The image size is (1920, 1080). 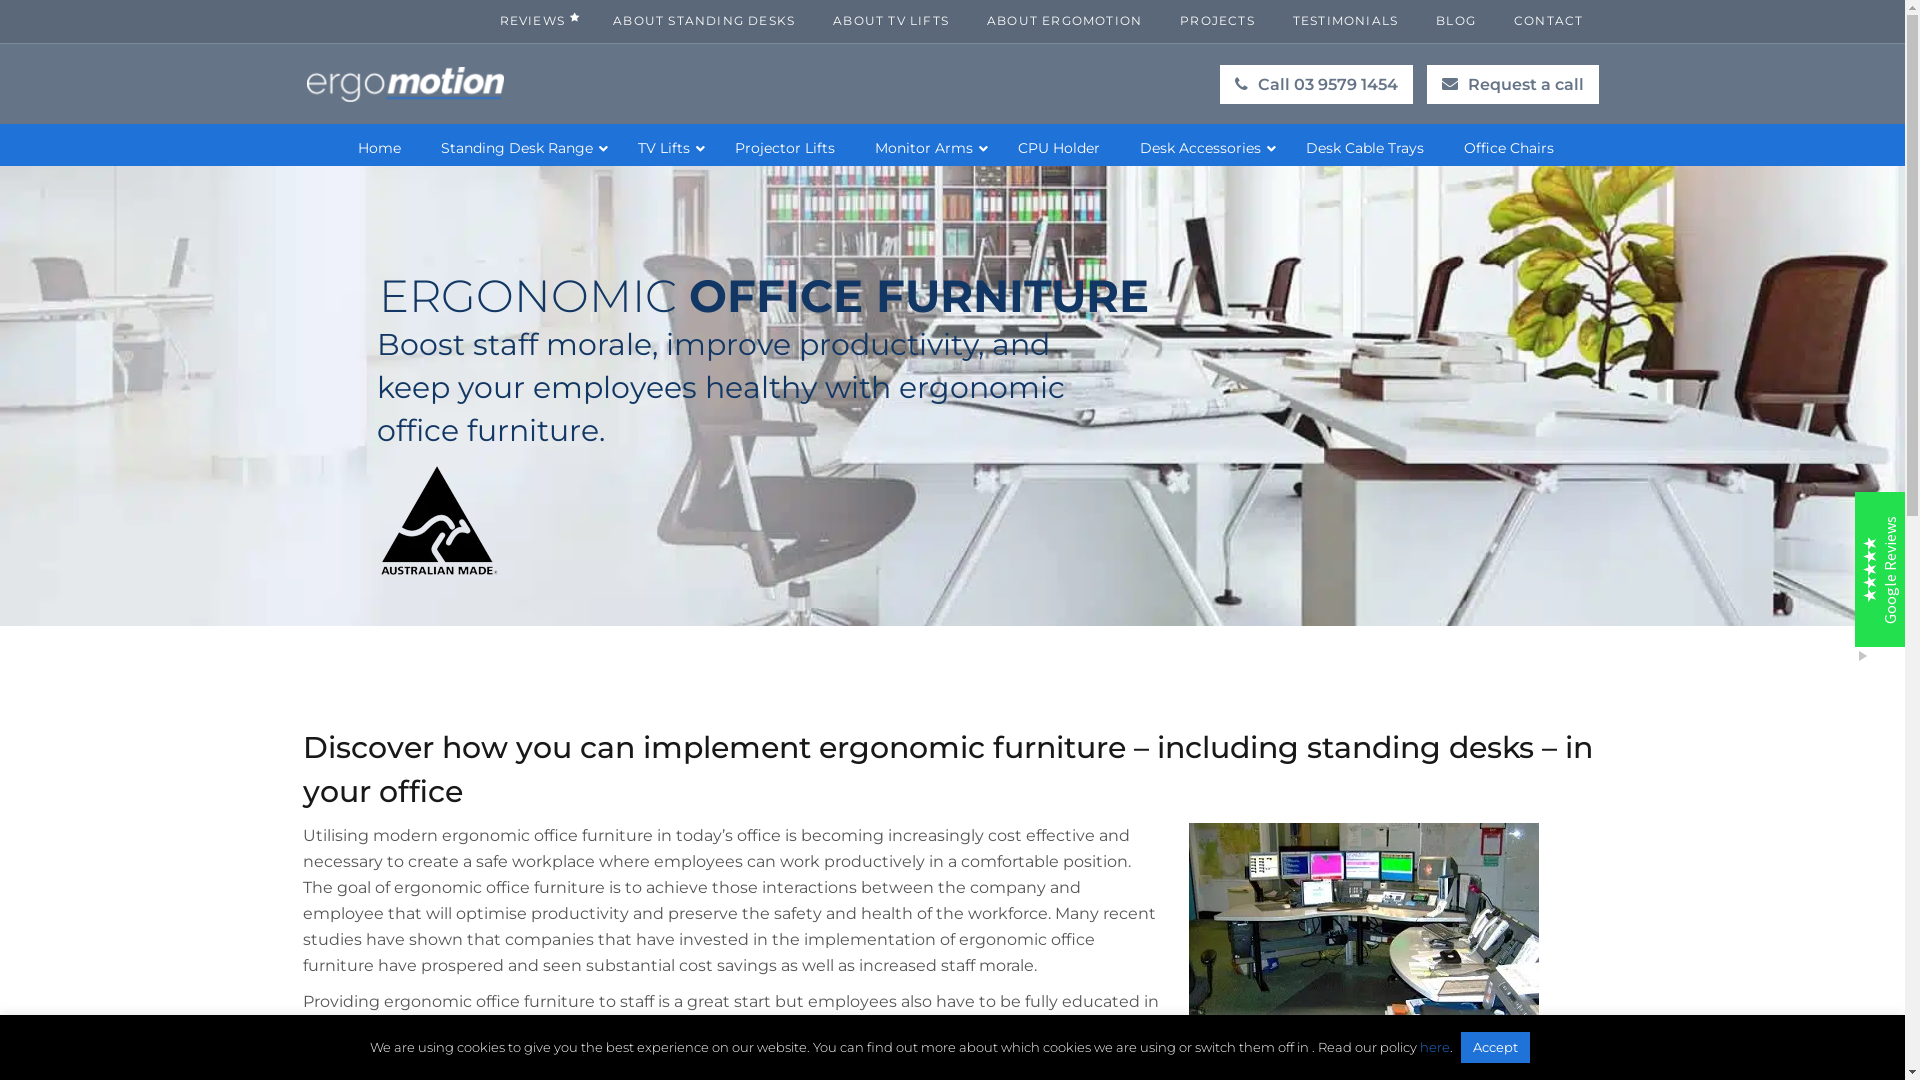 I want to click on 'ABOUT STANDING DESKS', so click(x=593, y=20).